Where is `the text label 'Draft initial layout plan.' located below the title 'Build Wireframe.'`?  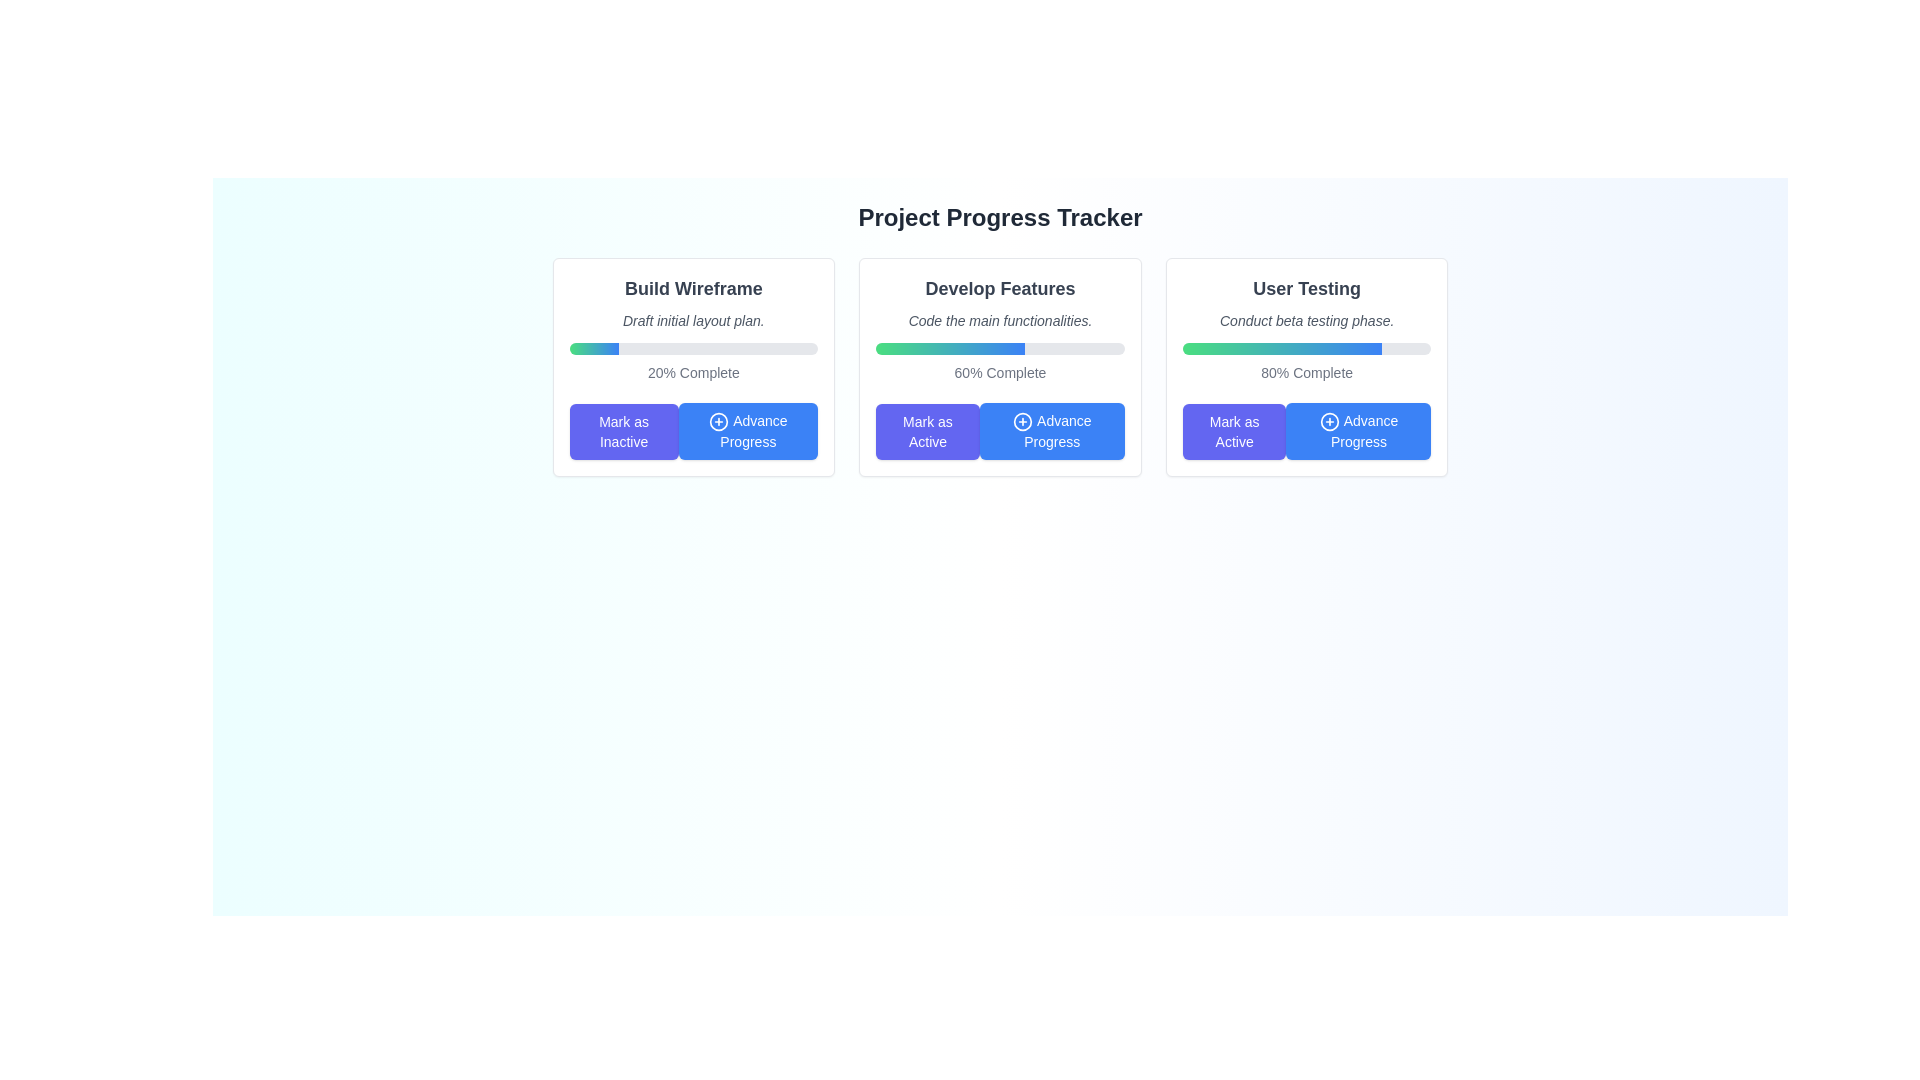
the text label 'Draft initial layout plan.' located below the title 'Build Wireframe.' is located at coordinates (693, 319).